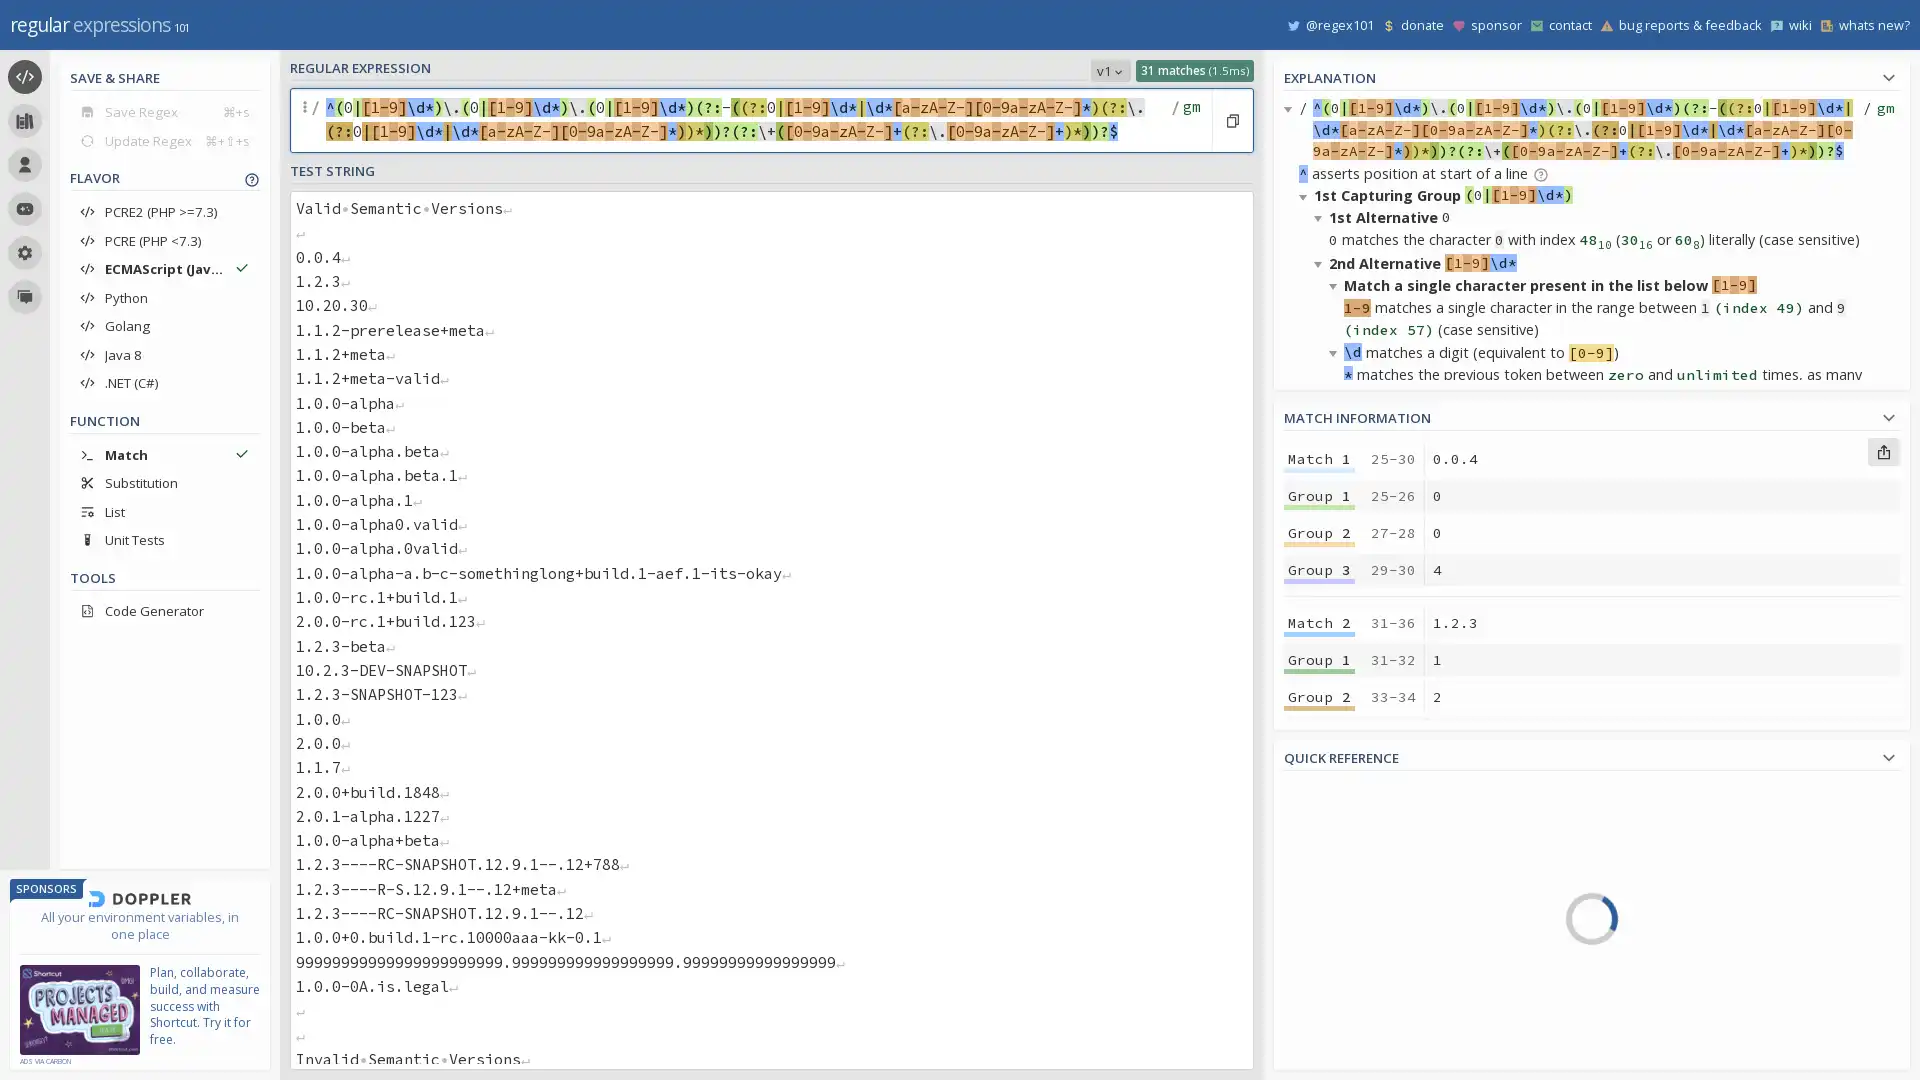  Describe the element at coordinates (1189, 120) in the screenshot. I see `Set Regex Options` at that location.